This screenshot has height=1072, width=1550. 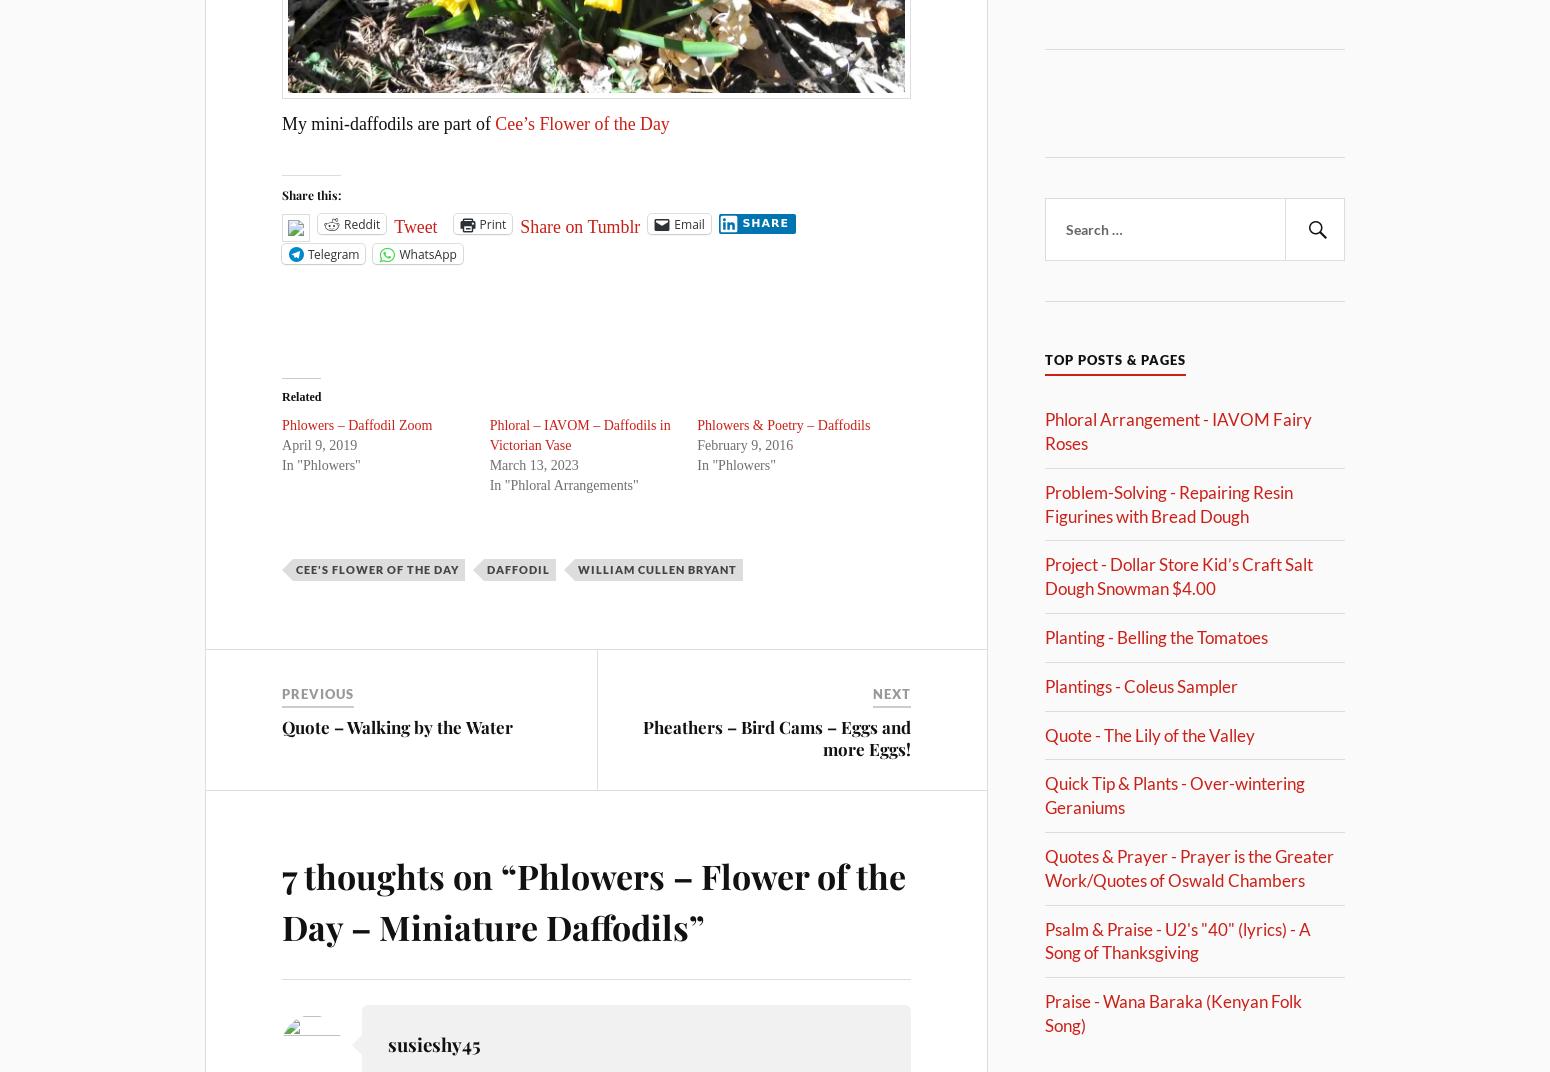 What do you see at coordinates (580, 227) in the screenshot?
I see `'Share on Tumblr'` at bounding box center [580, 227].